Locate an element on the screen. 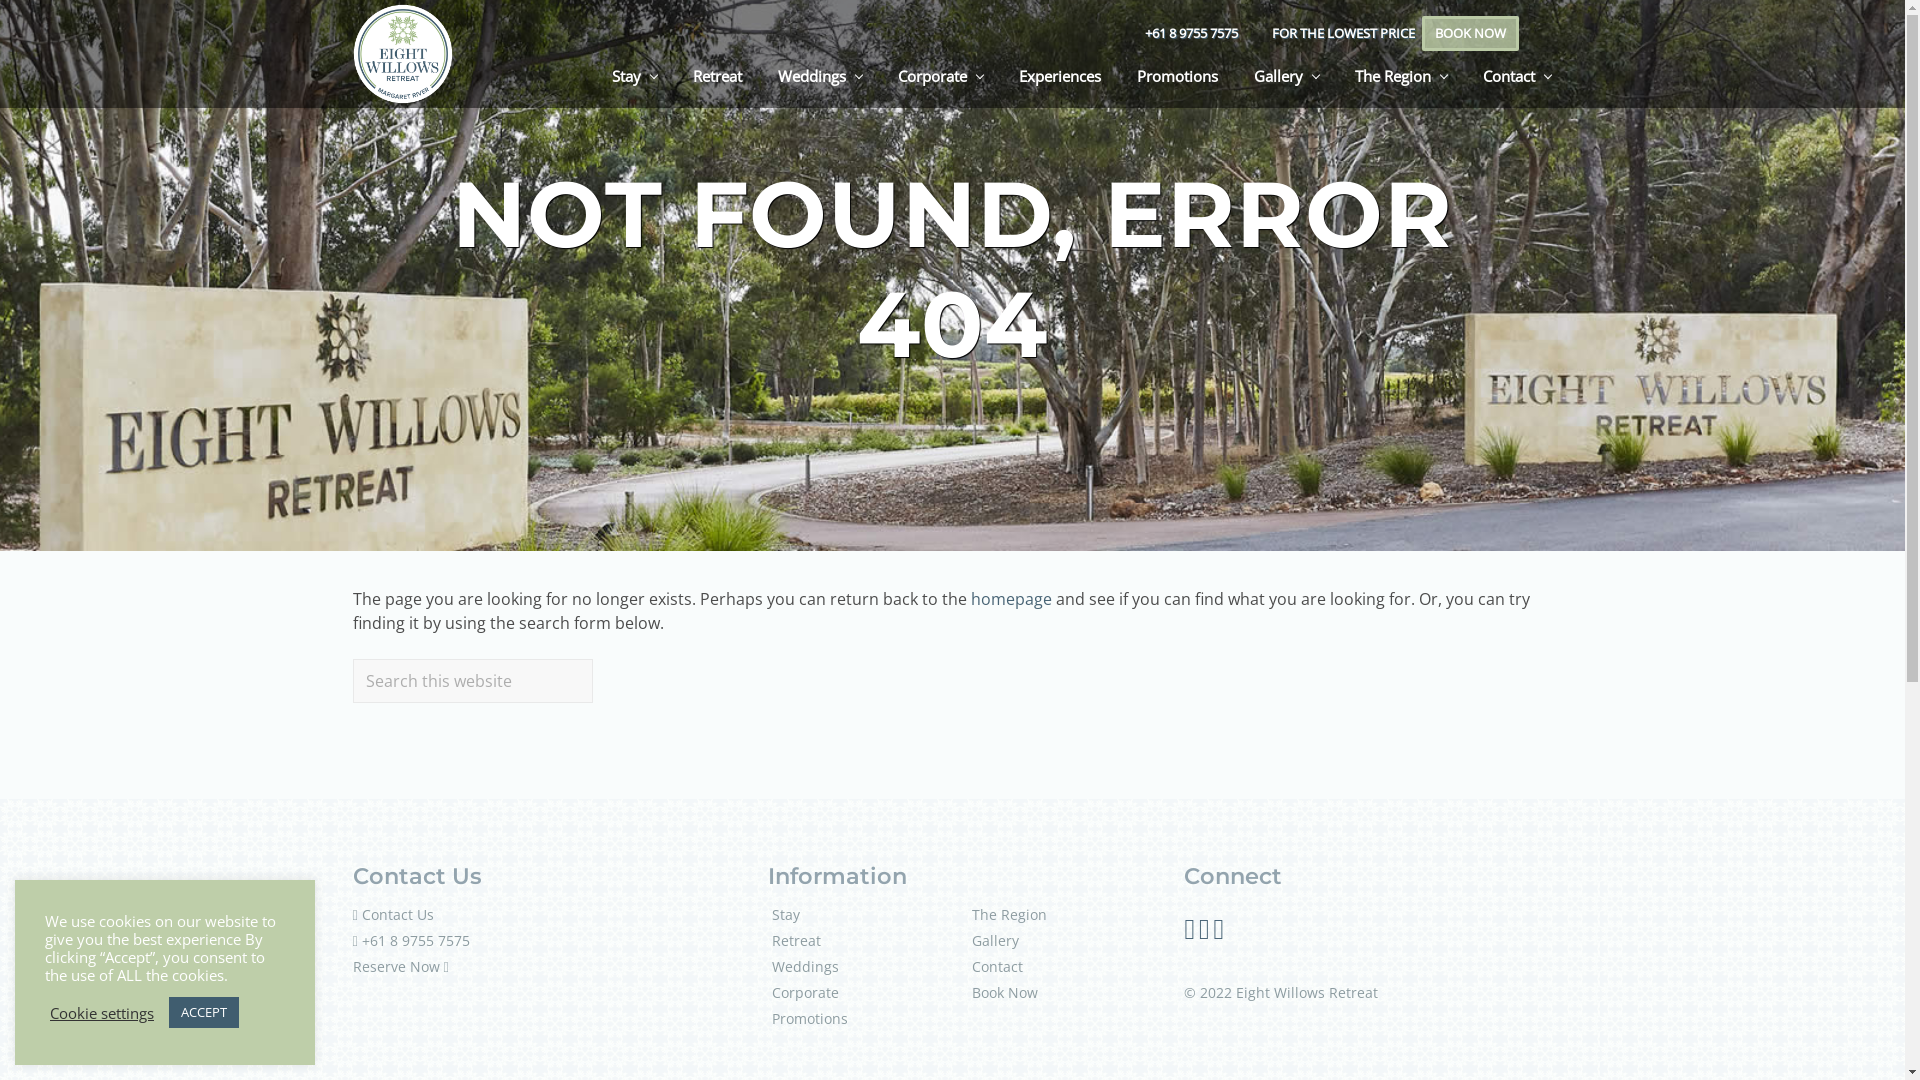 The width and height of the screenshot is (1920, 1080). 'Follow us on Youtube' is located at coordinates (1218, 933).